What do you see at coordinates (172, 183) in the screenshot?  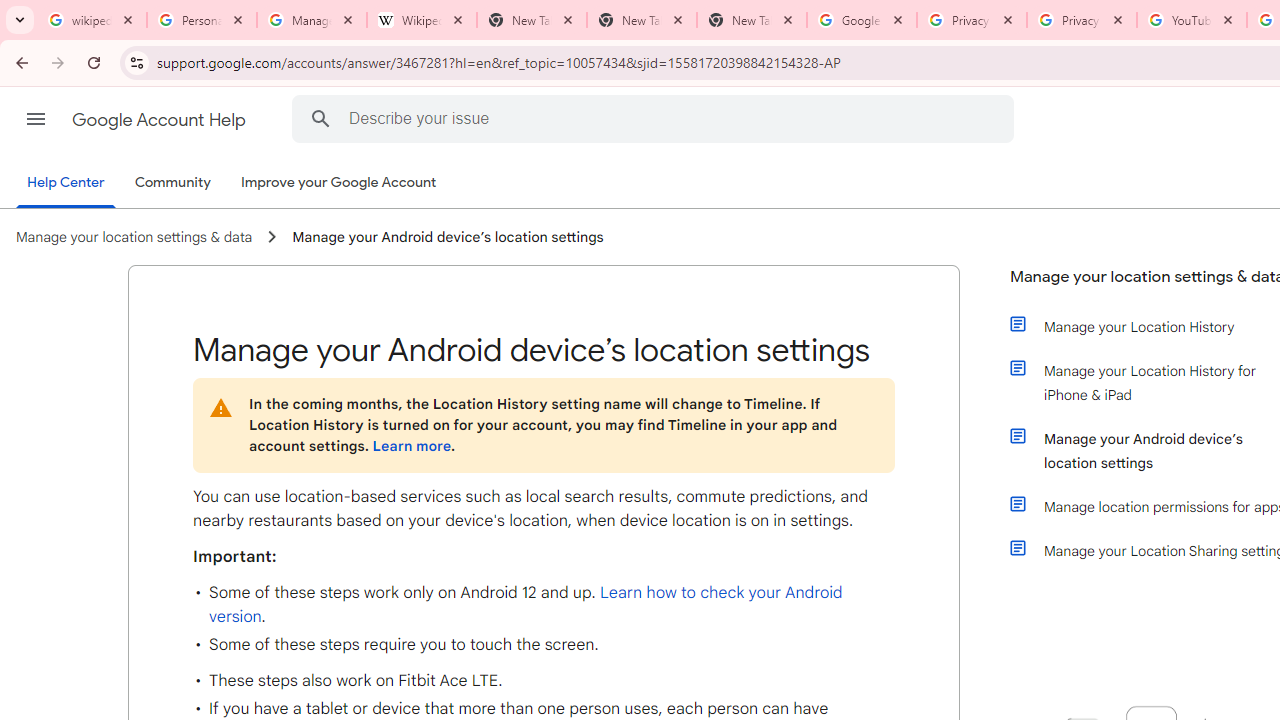 I see `'Community'` at bounding box center [172, 183].